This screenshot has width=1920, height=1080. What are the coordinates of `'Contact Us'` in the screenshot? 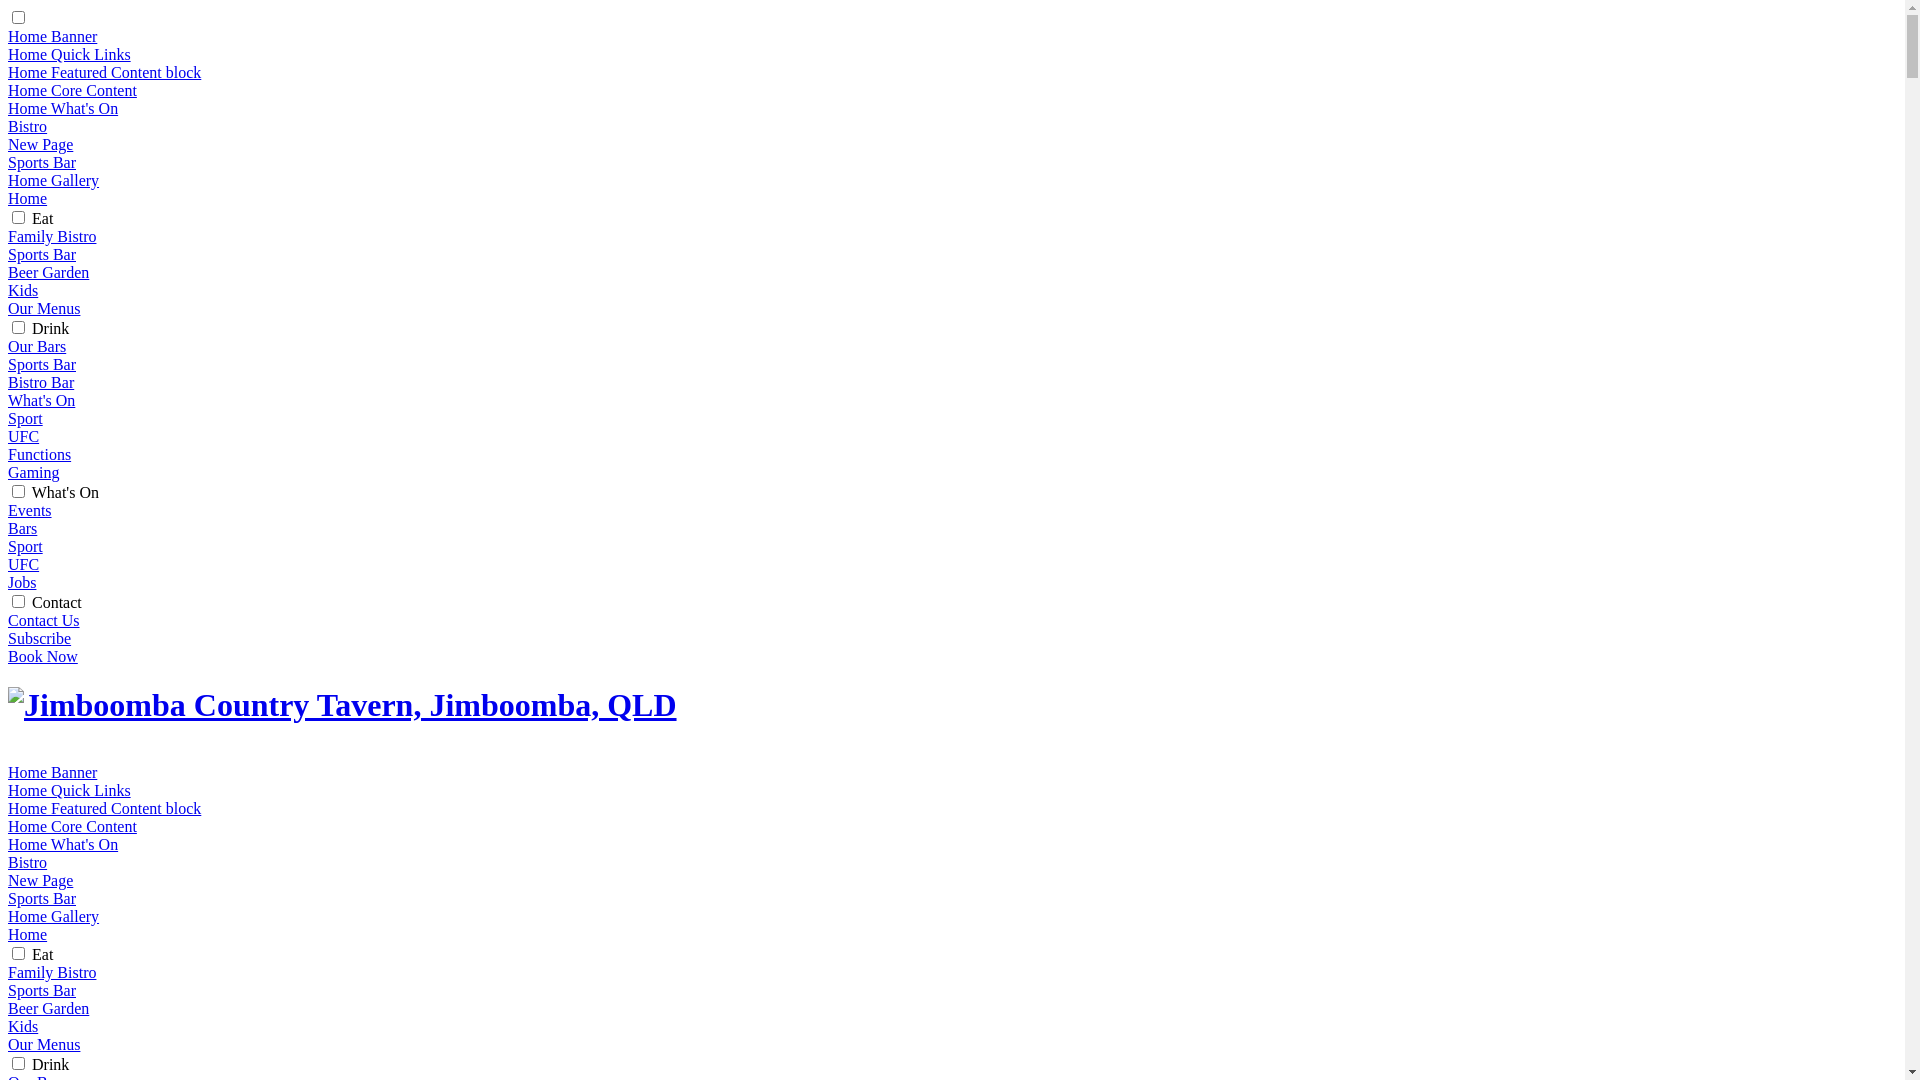 It's located at (43, 619).